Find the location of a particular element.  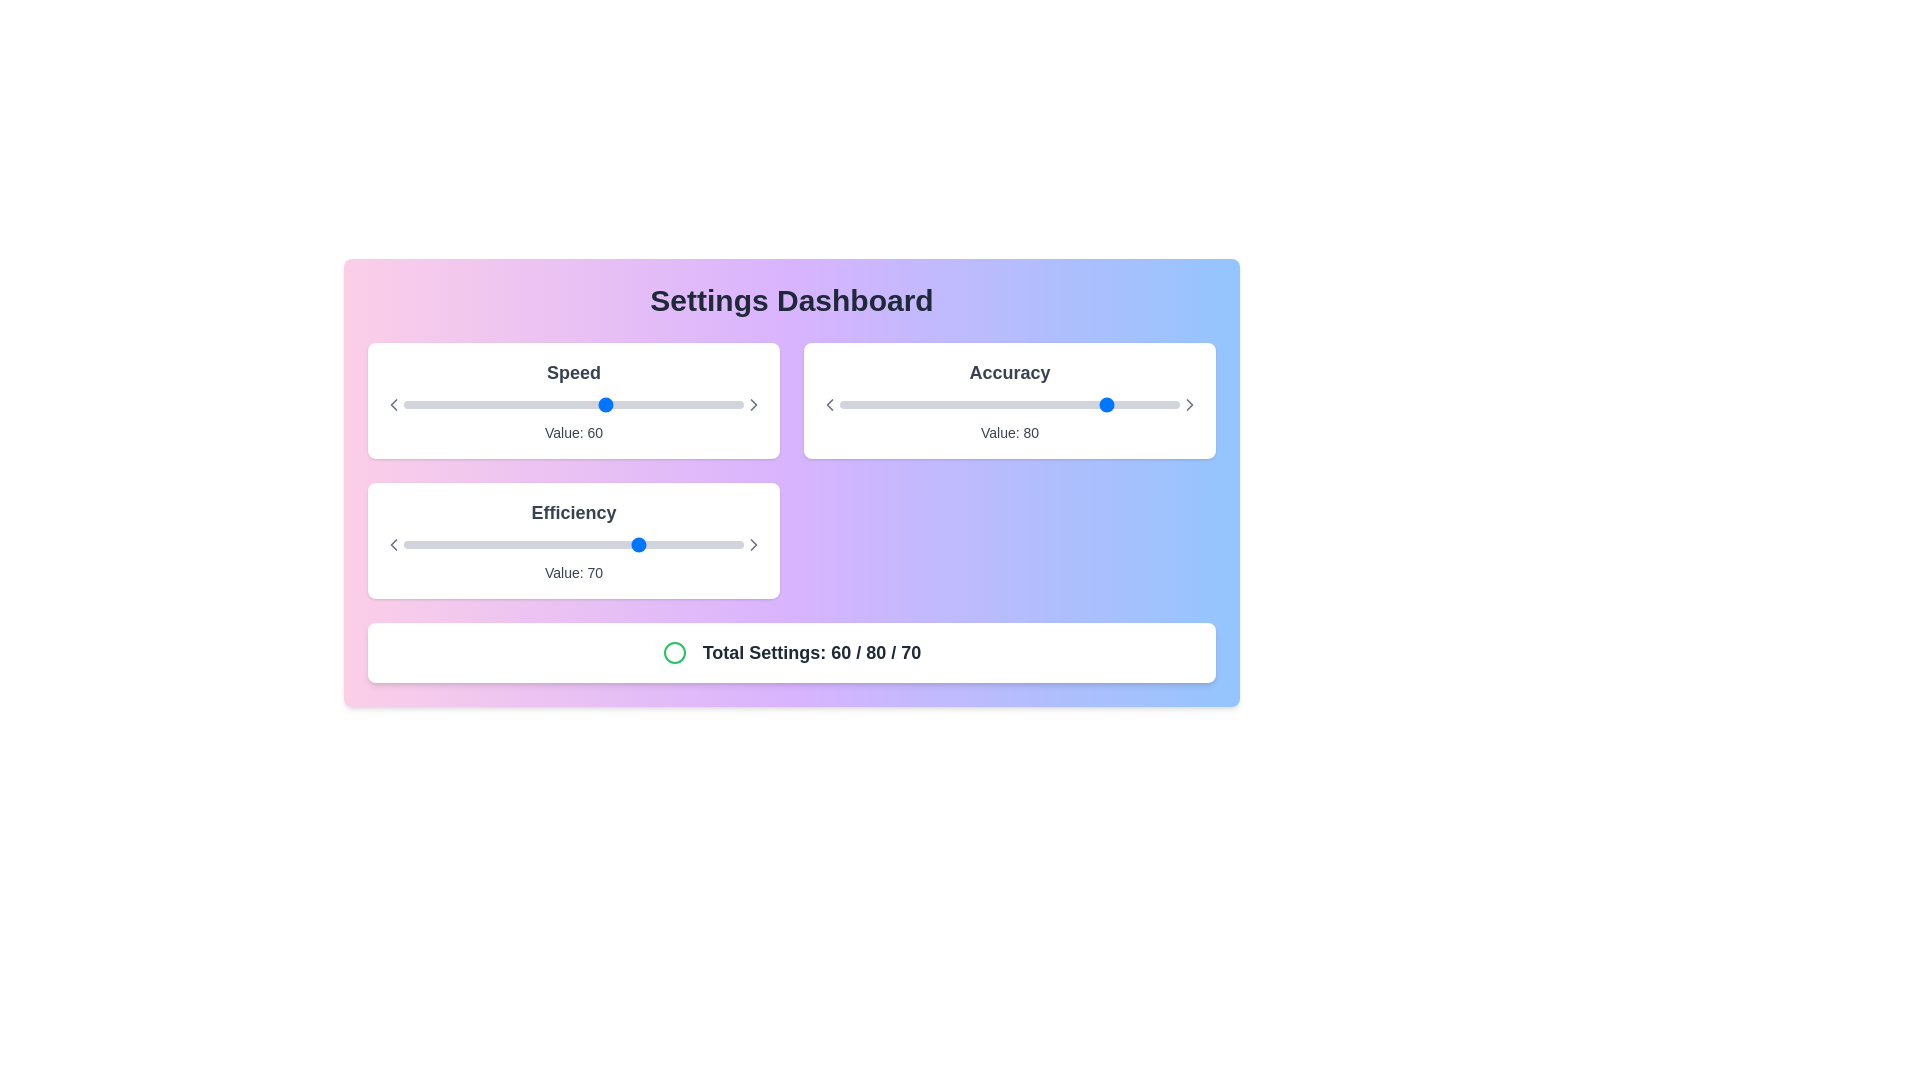

efficiency is located at coordinates (586, 544).